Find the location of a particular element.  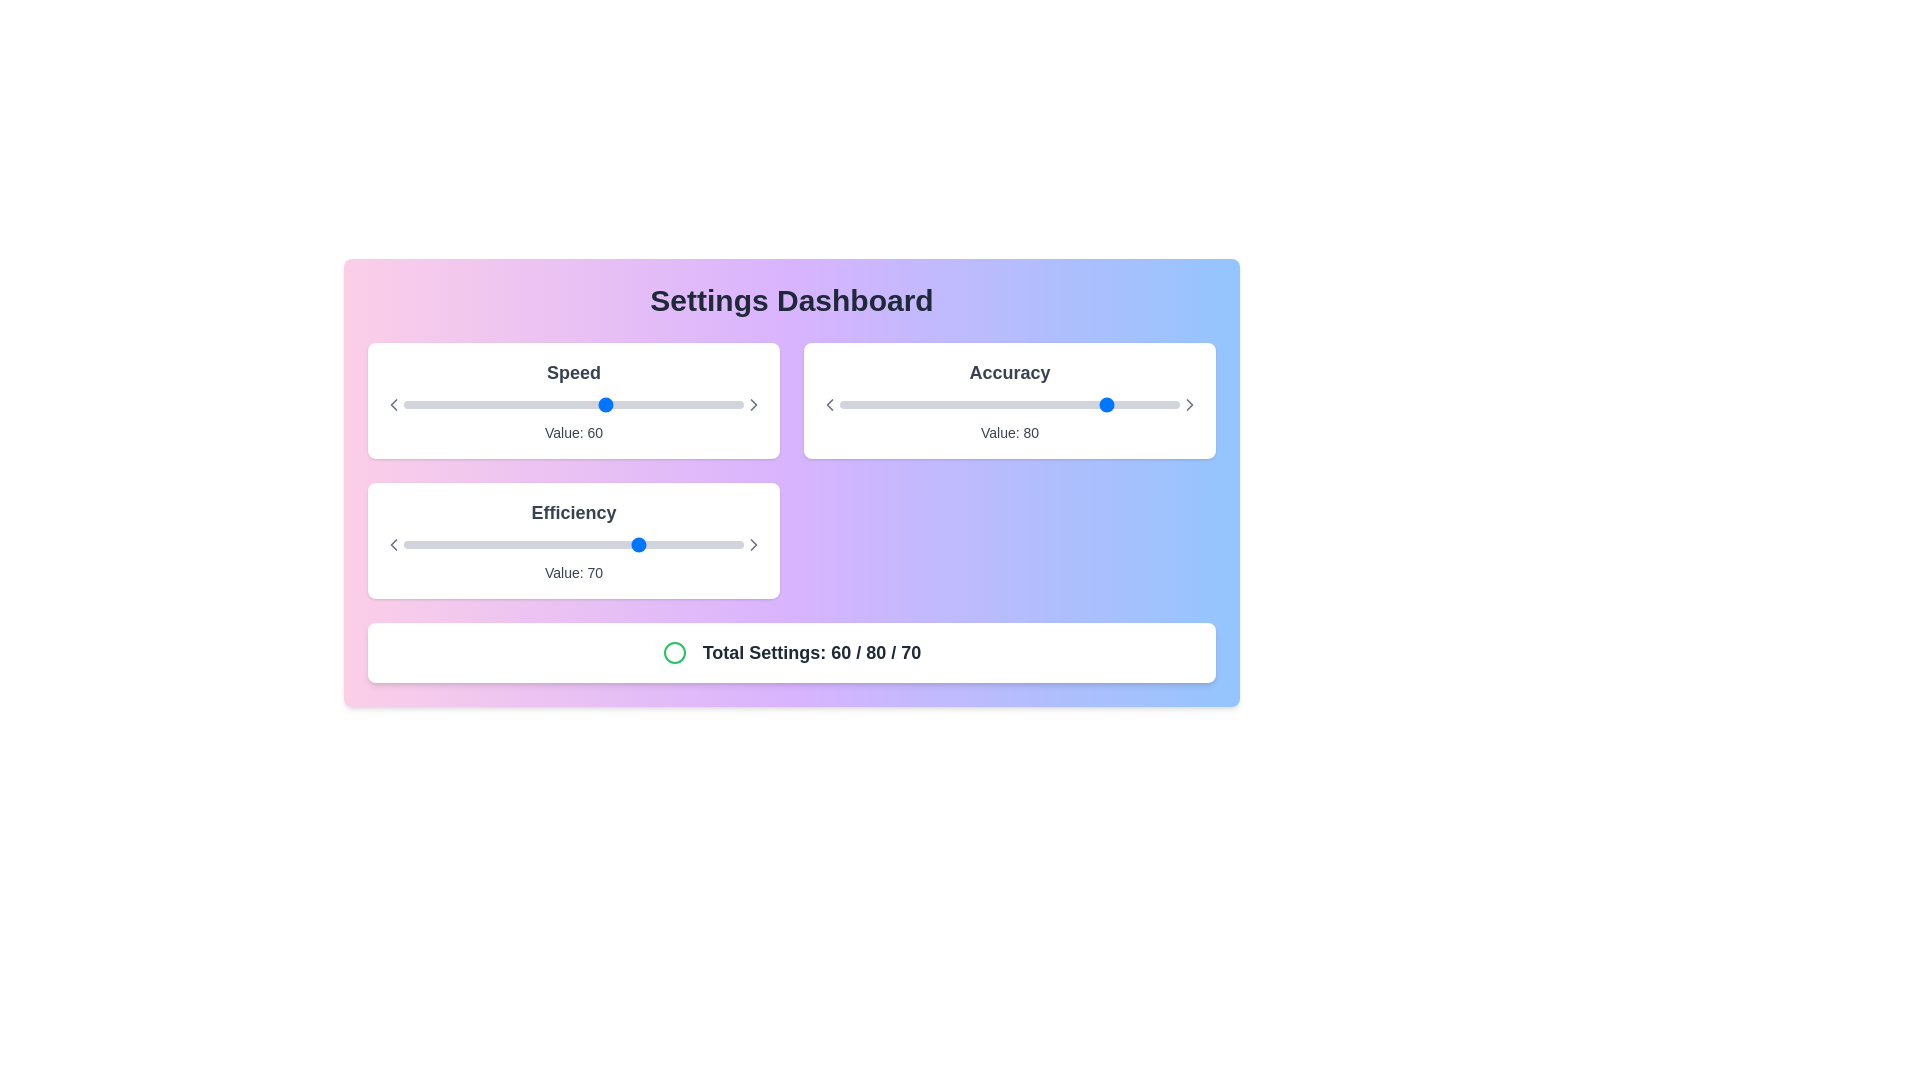

efficiency is located at coordinates (586, 544).